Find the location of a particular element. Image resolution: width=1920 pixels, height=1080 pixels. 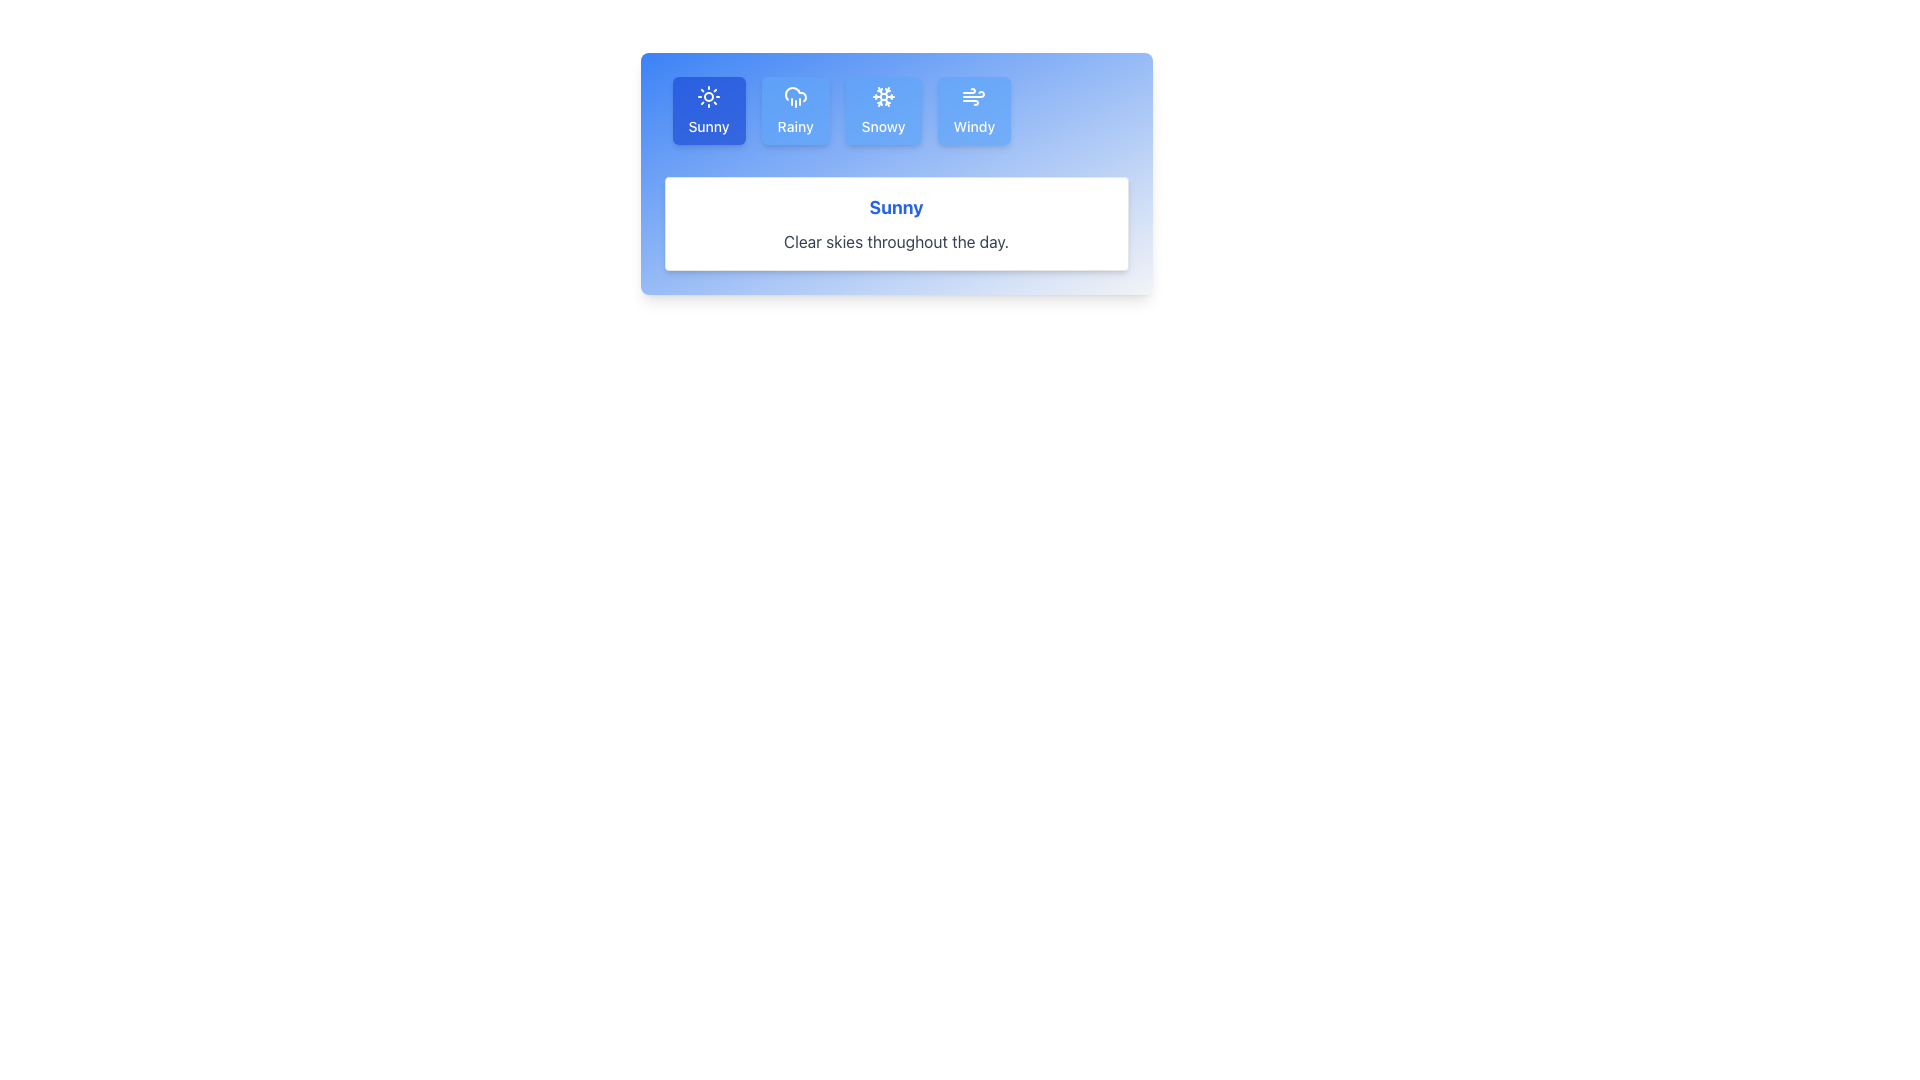

the 'Rainy' weather selection button, which is the second button in a row of four, positioned between the 'Sunny' and 'Snowy' buttons is located at coordinates (794, 111).